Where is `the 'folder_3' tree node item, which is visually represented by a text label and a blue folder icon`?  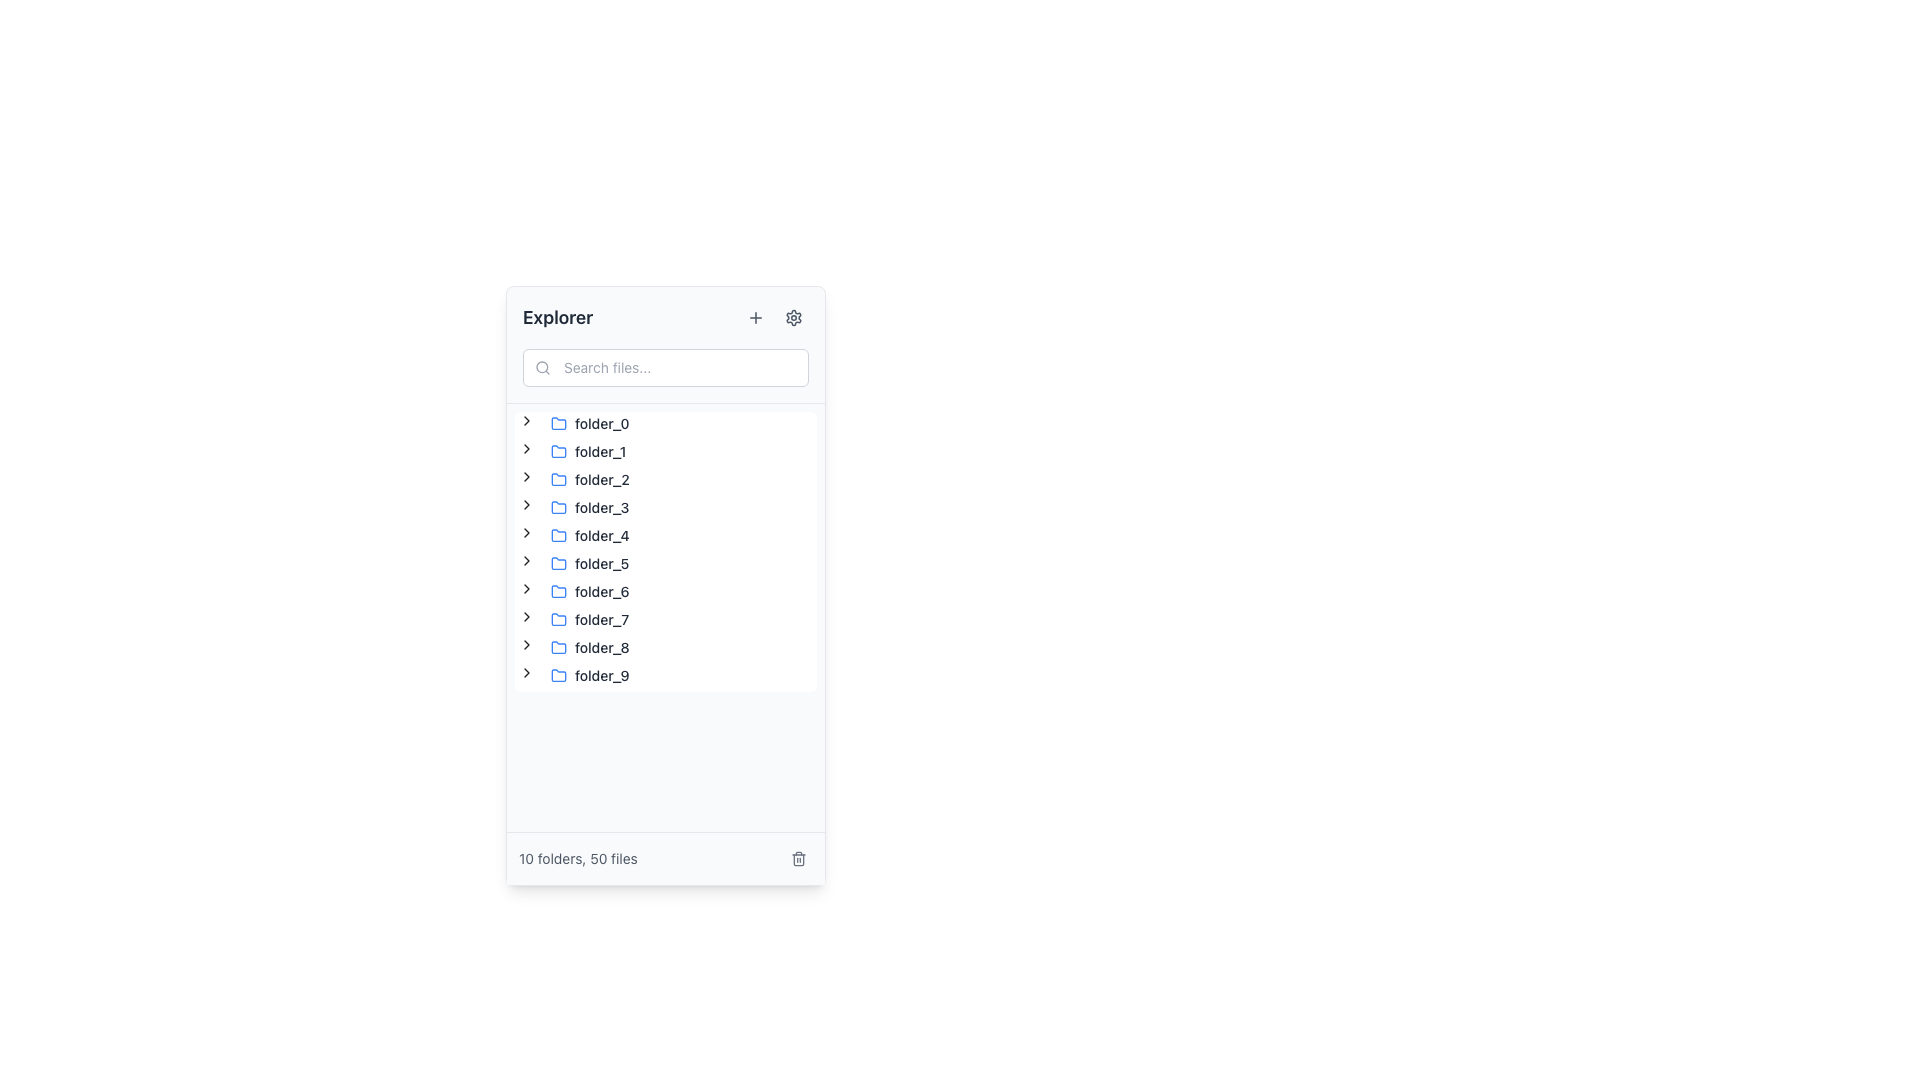 the 'folder_3' tree node item, which is visually represented by a text label and a blue folder icon is located at coordinates (589, 507).